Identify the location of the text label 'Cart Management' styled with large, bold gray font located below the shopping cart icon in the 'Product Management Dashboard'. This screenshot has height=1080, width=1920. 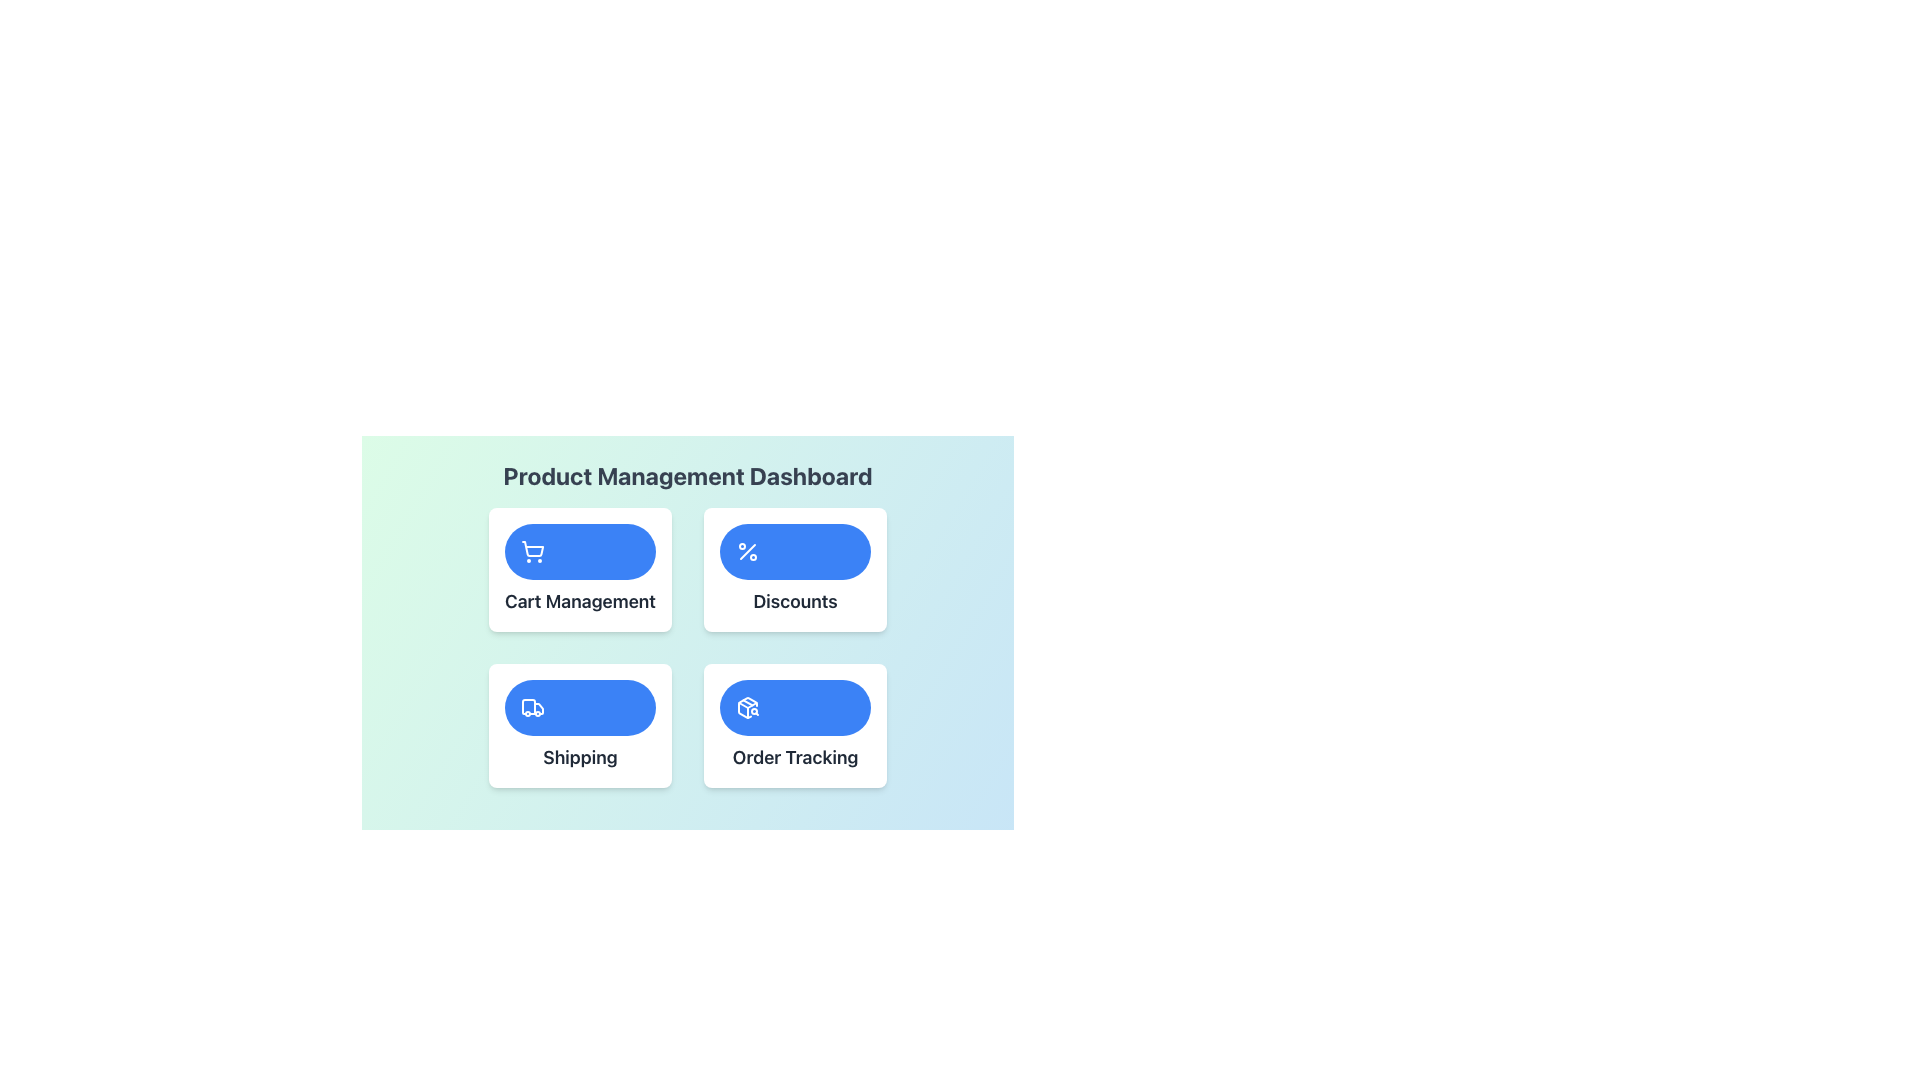
(579, 600).